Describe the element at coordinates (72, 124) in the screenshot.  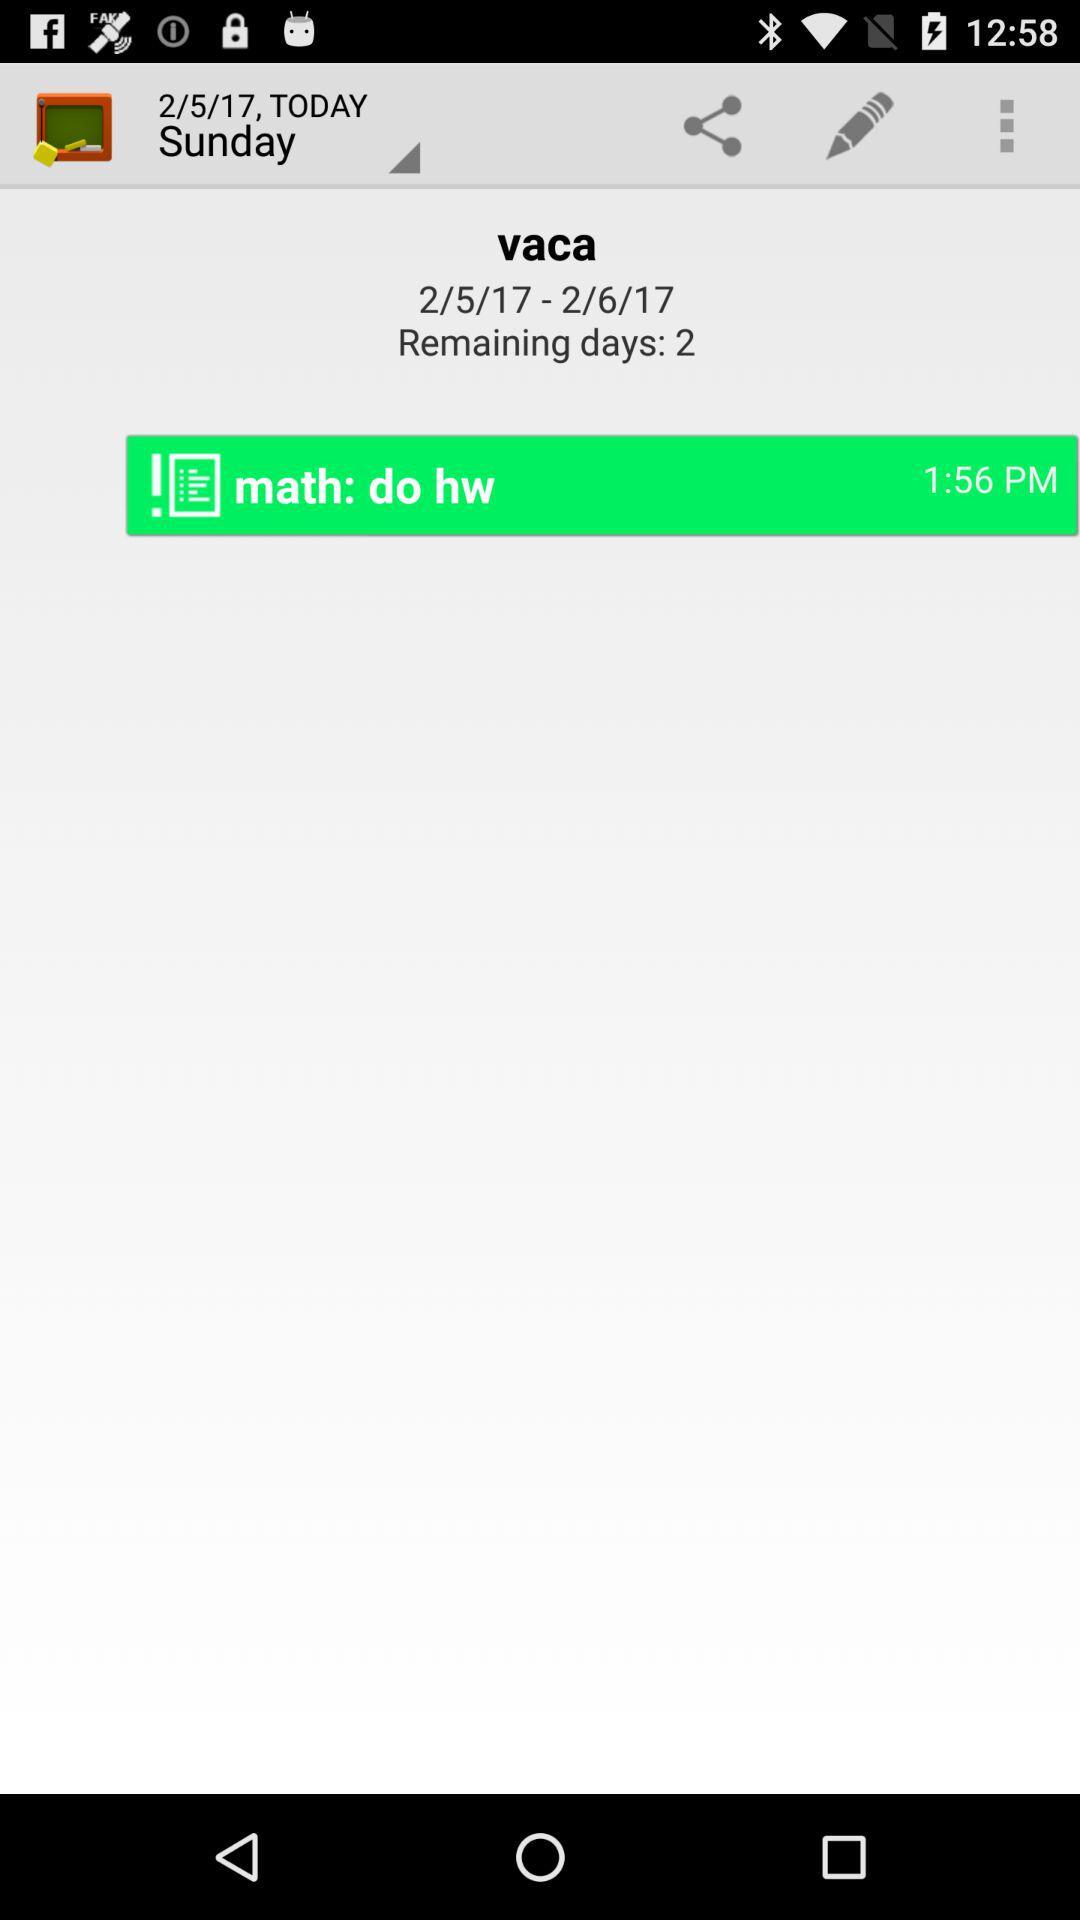
I see `the logo on the menu bar` at that location.